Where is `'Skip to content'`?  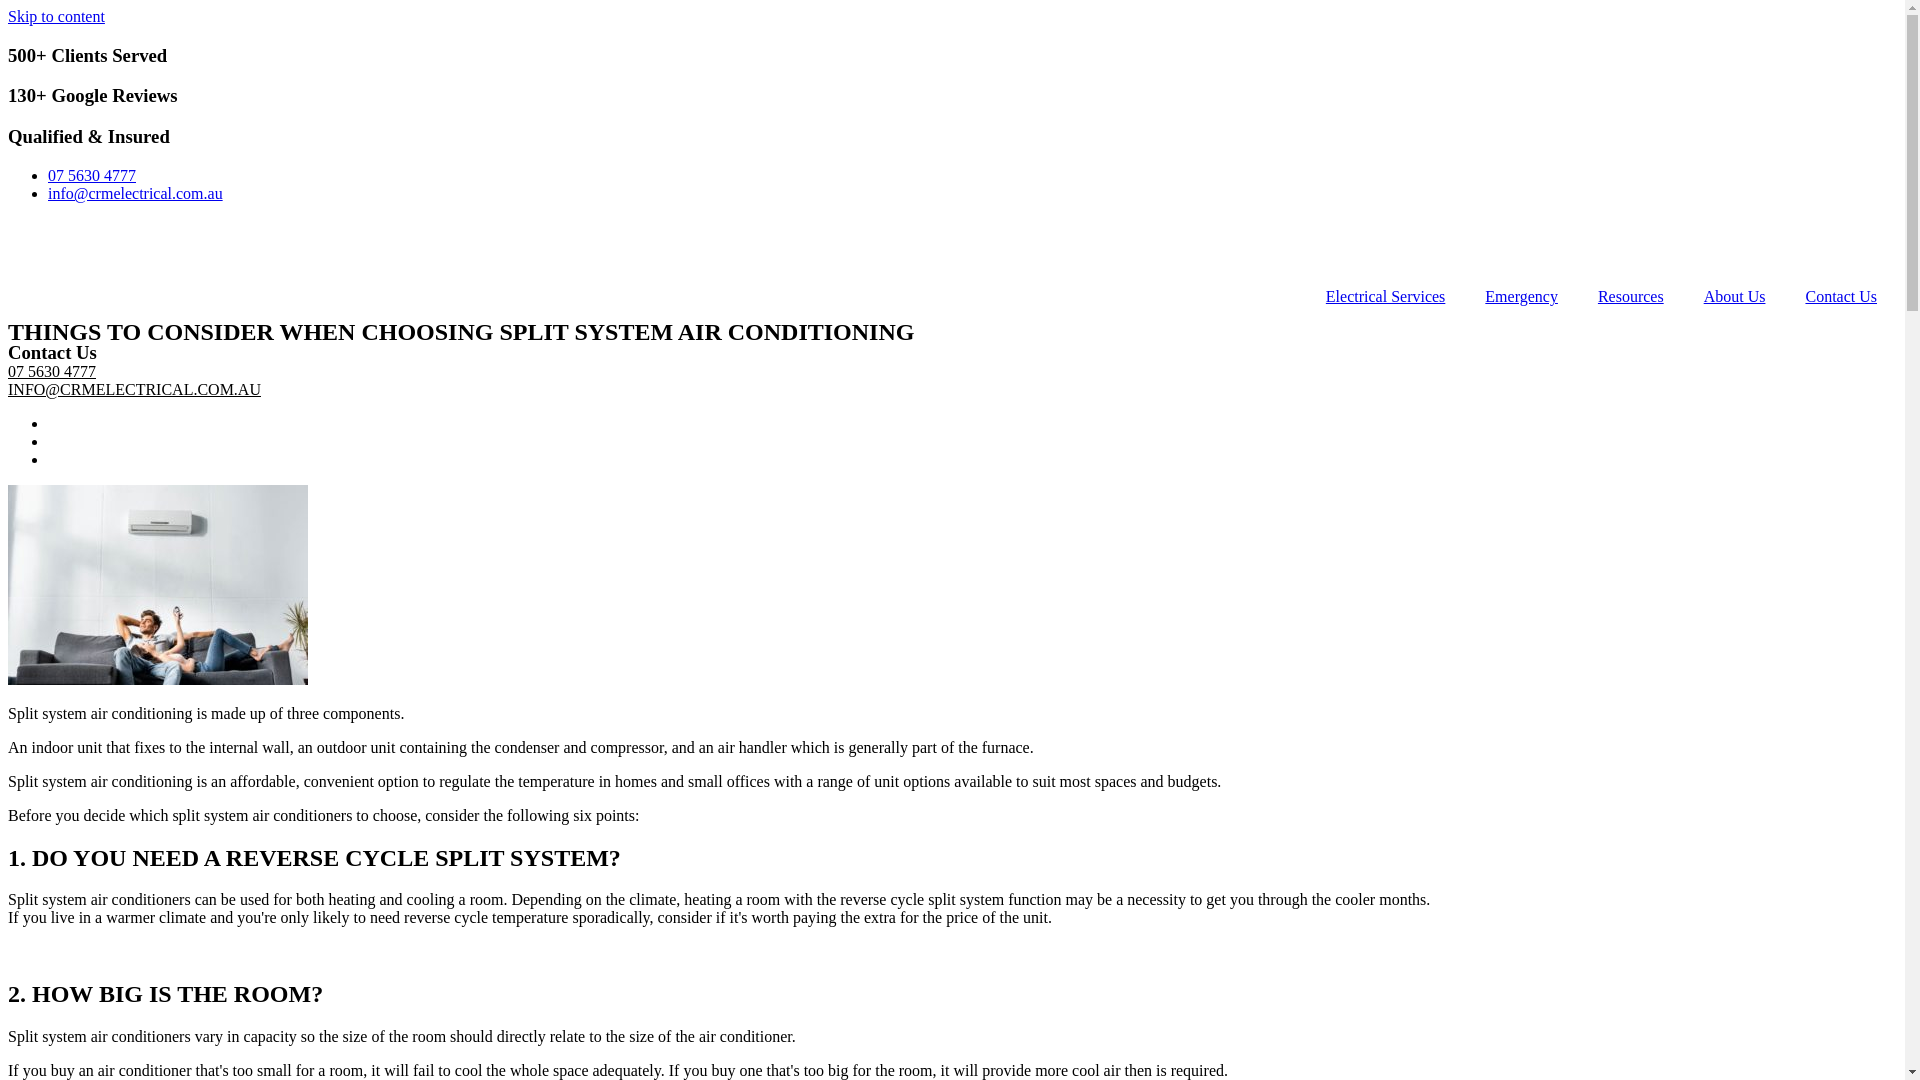
'Skip to content' is located at coordinates (56, 16).